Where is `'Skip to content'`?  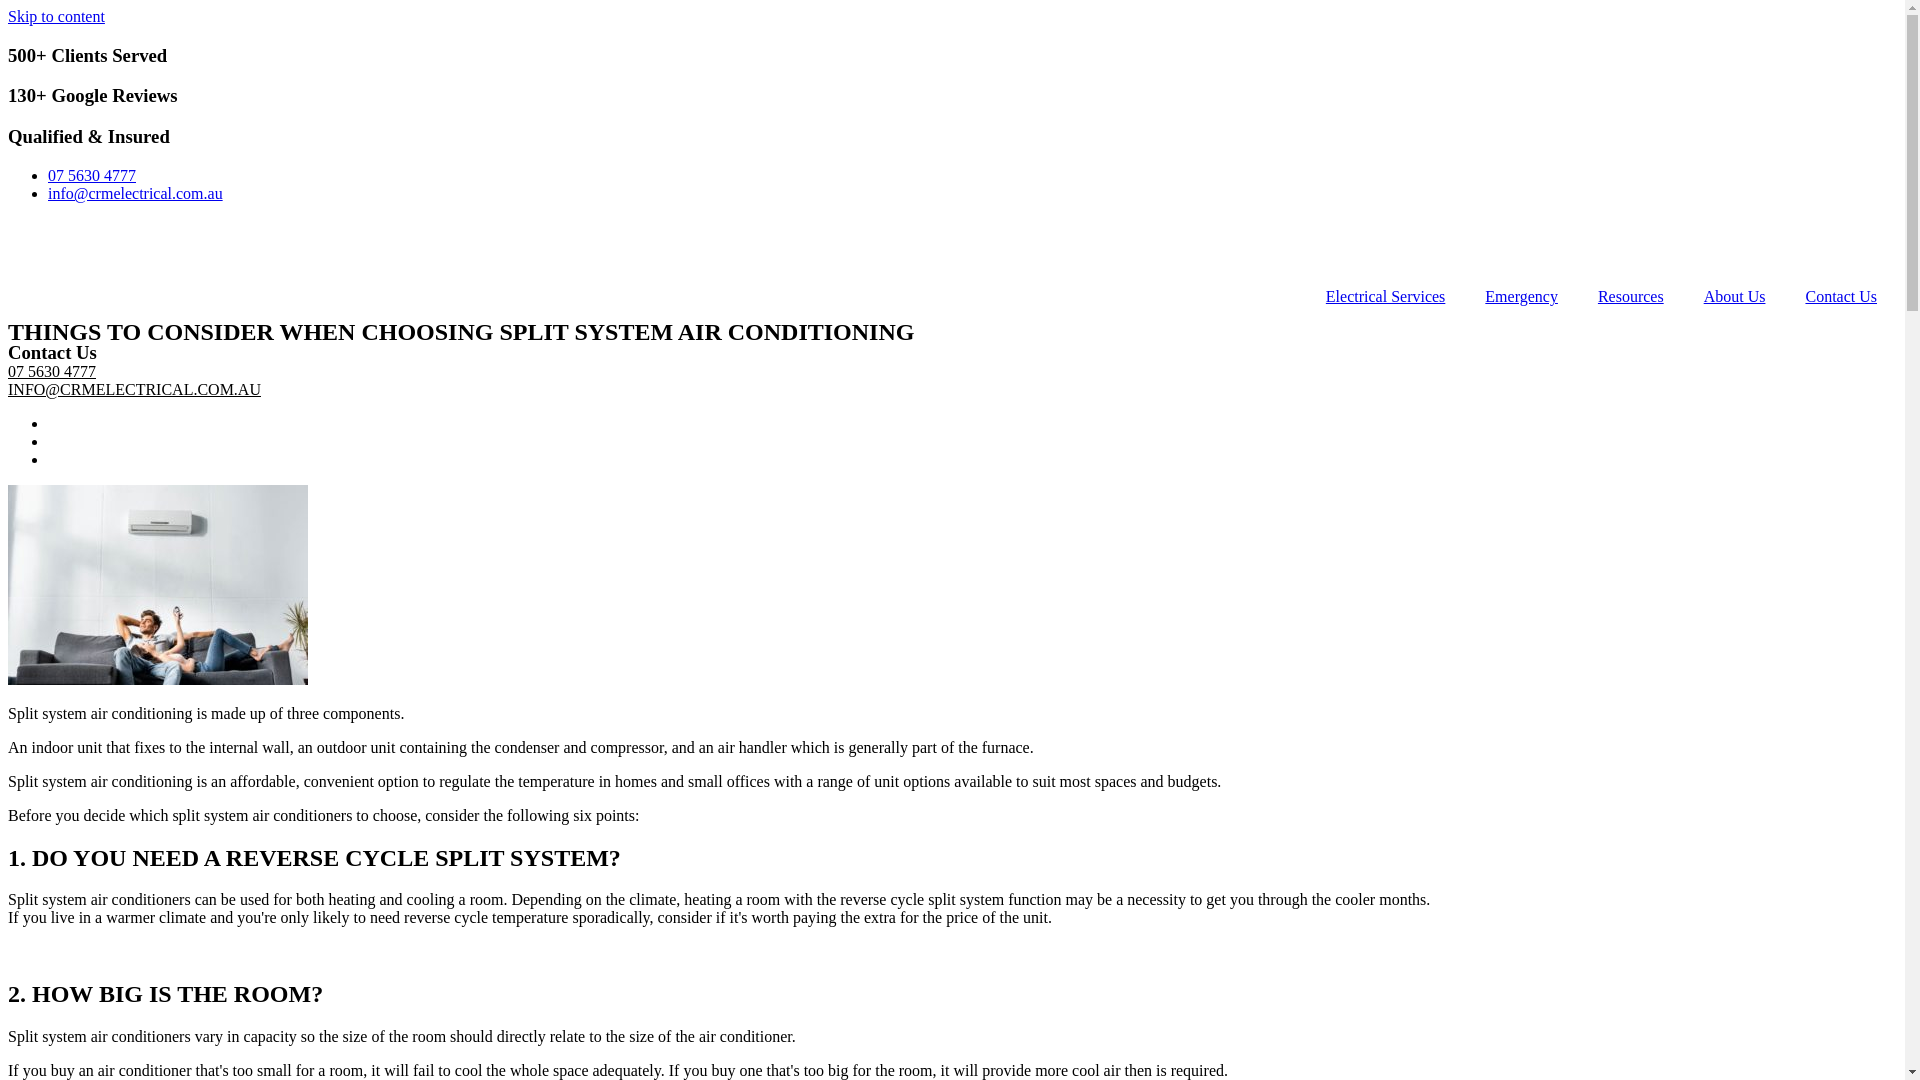
'Skip to content' is located at coordinates (56, 16).